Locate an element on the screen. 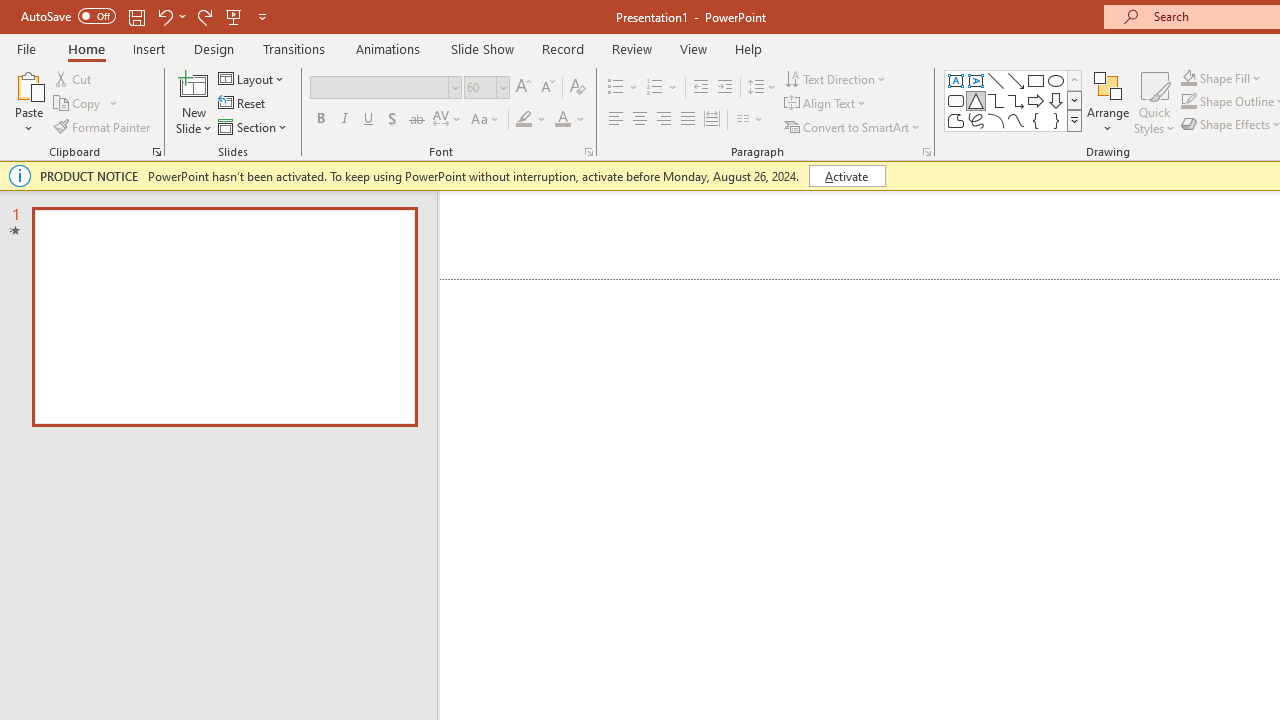 This screenshot has width=1280, height=720. 'Shape Outline Dark Red, Accent 1' is located at coordinates (1189, 101).